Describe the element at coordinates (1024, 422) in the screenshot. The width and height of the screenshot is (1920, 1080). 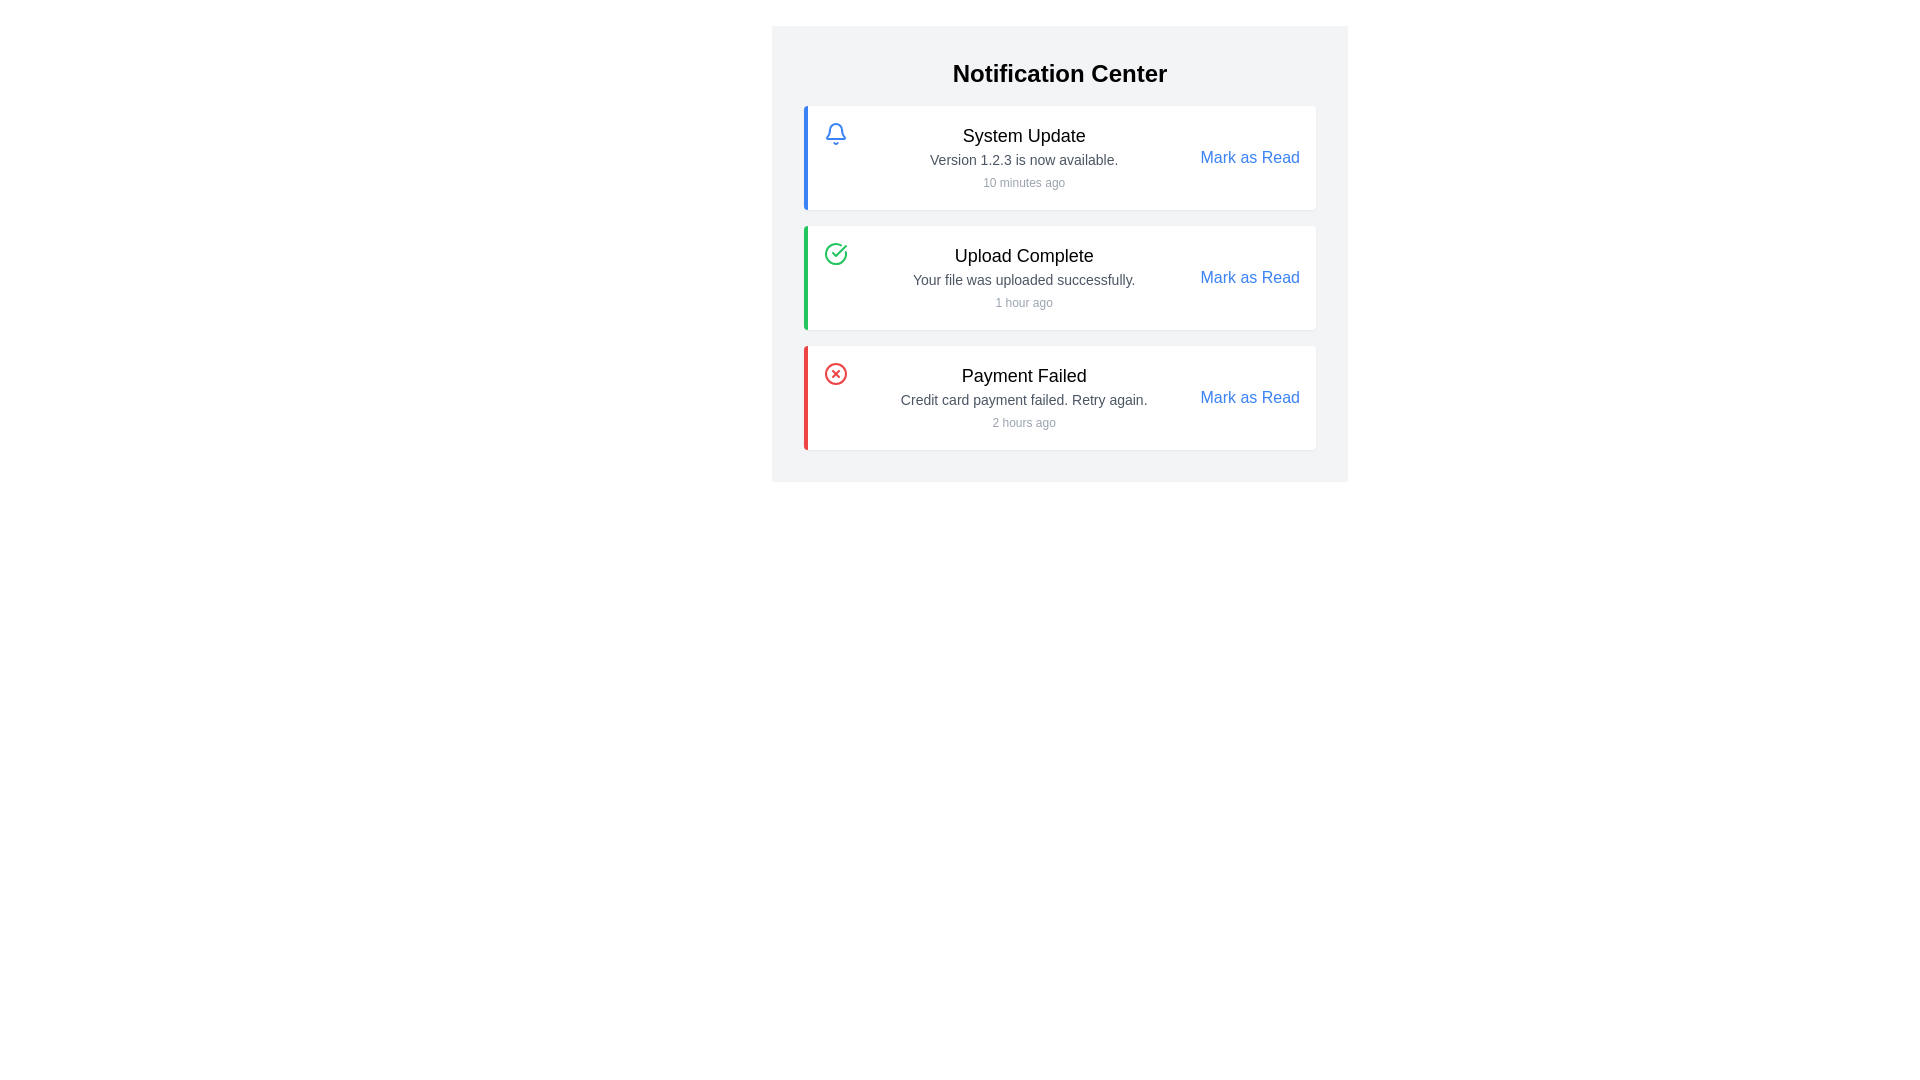
I see `the text element displaying '2 hours ago' within the 'Payment Failed' notification in the Notification Center` at that location.